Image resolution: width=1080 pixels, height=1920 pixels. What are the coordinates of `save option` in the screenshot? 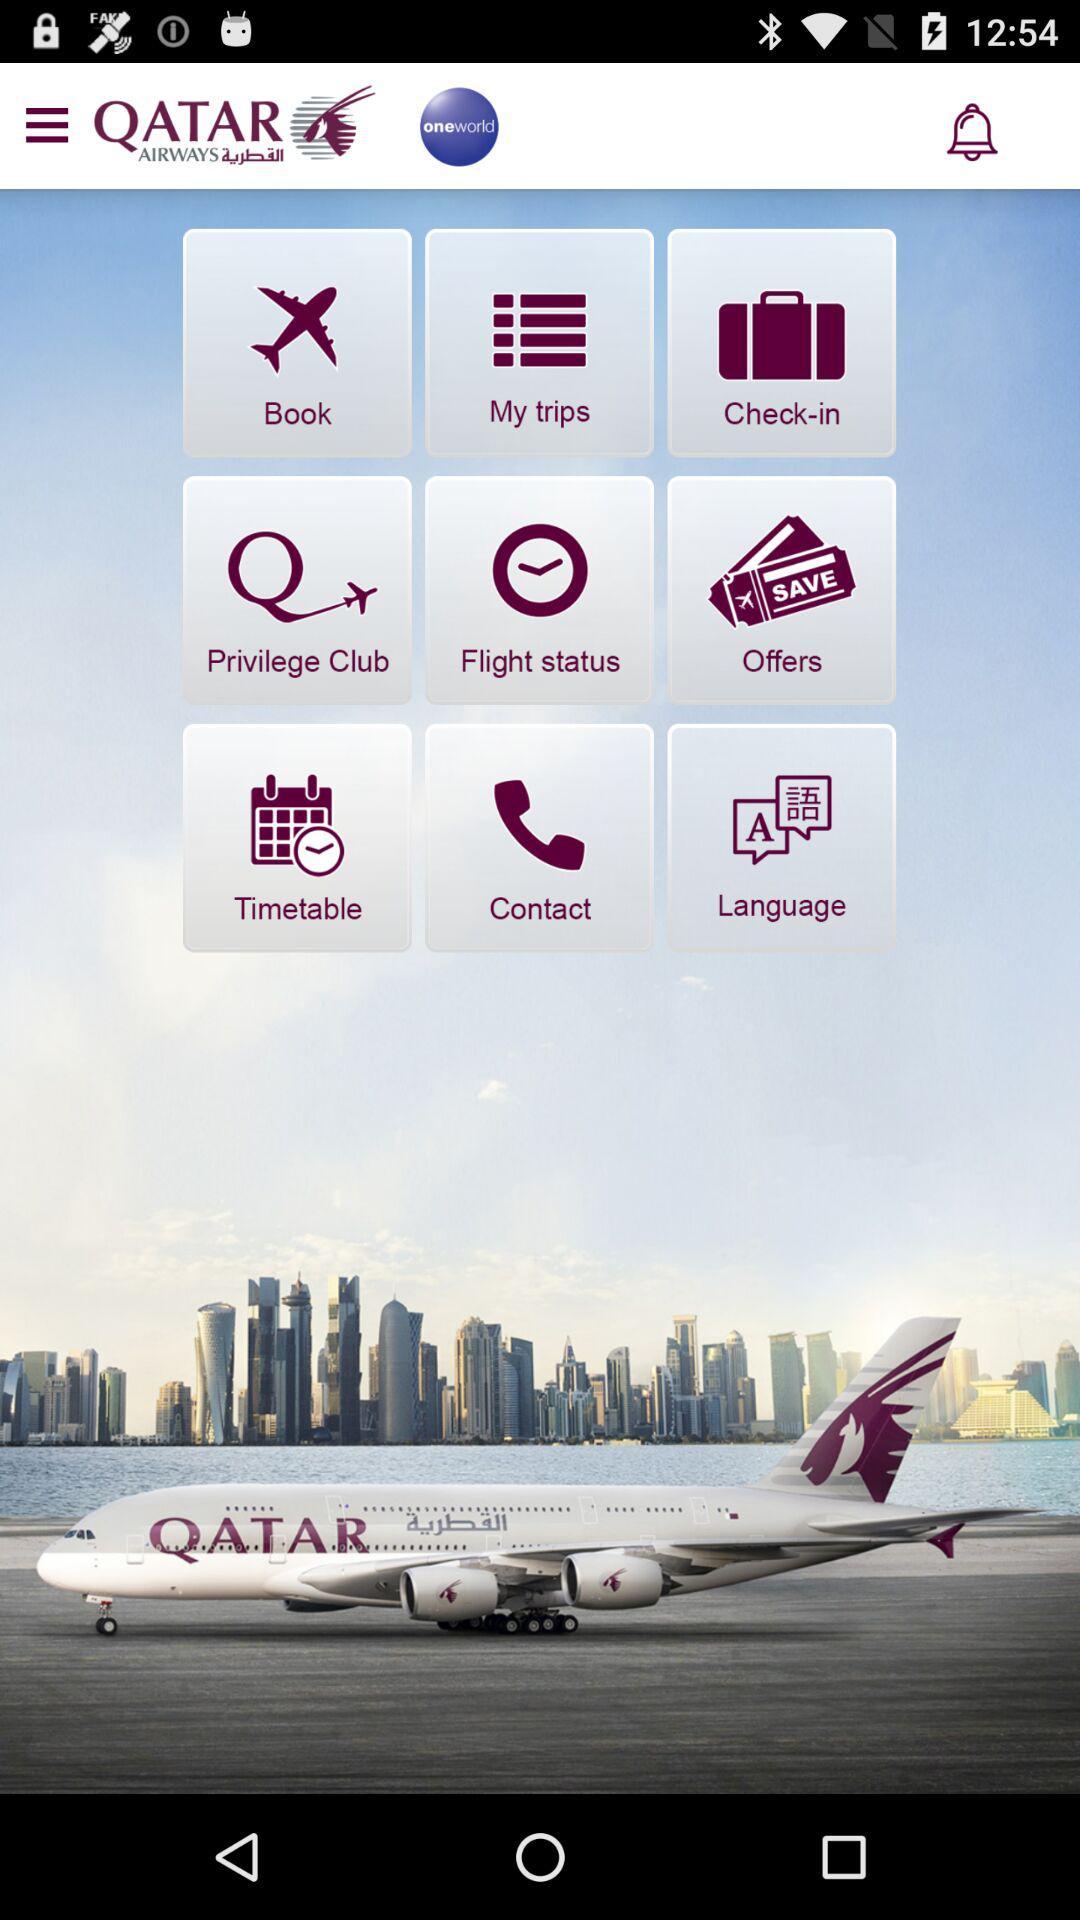 It's located at (780, 589).